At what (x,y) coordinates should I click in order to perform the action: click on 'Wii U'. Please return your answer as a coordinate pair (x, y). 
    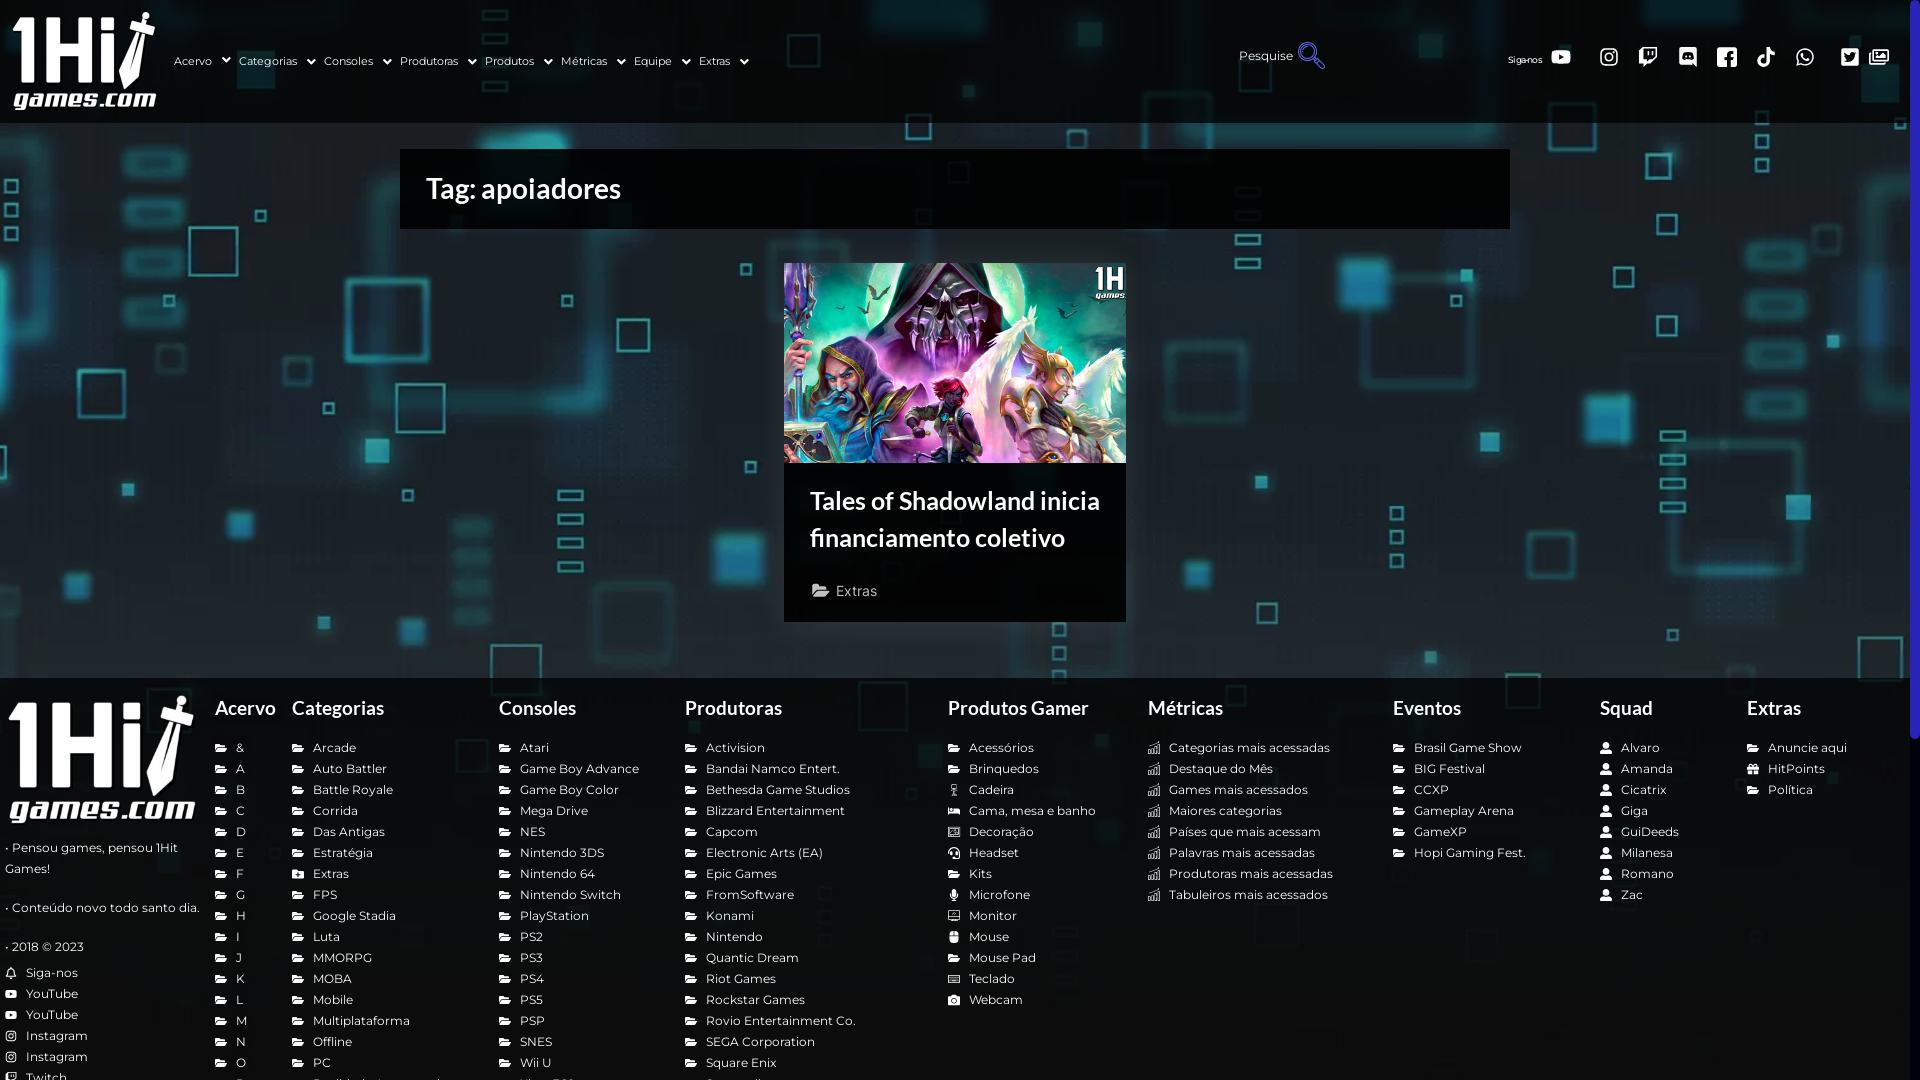
    Looking at the image, I should click on (580, 1061).